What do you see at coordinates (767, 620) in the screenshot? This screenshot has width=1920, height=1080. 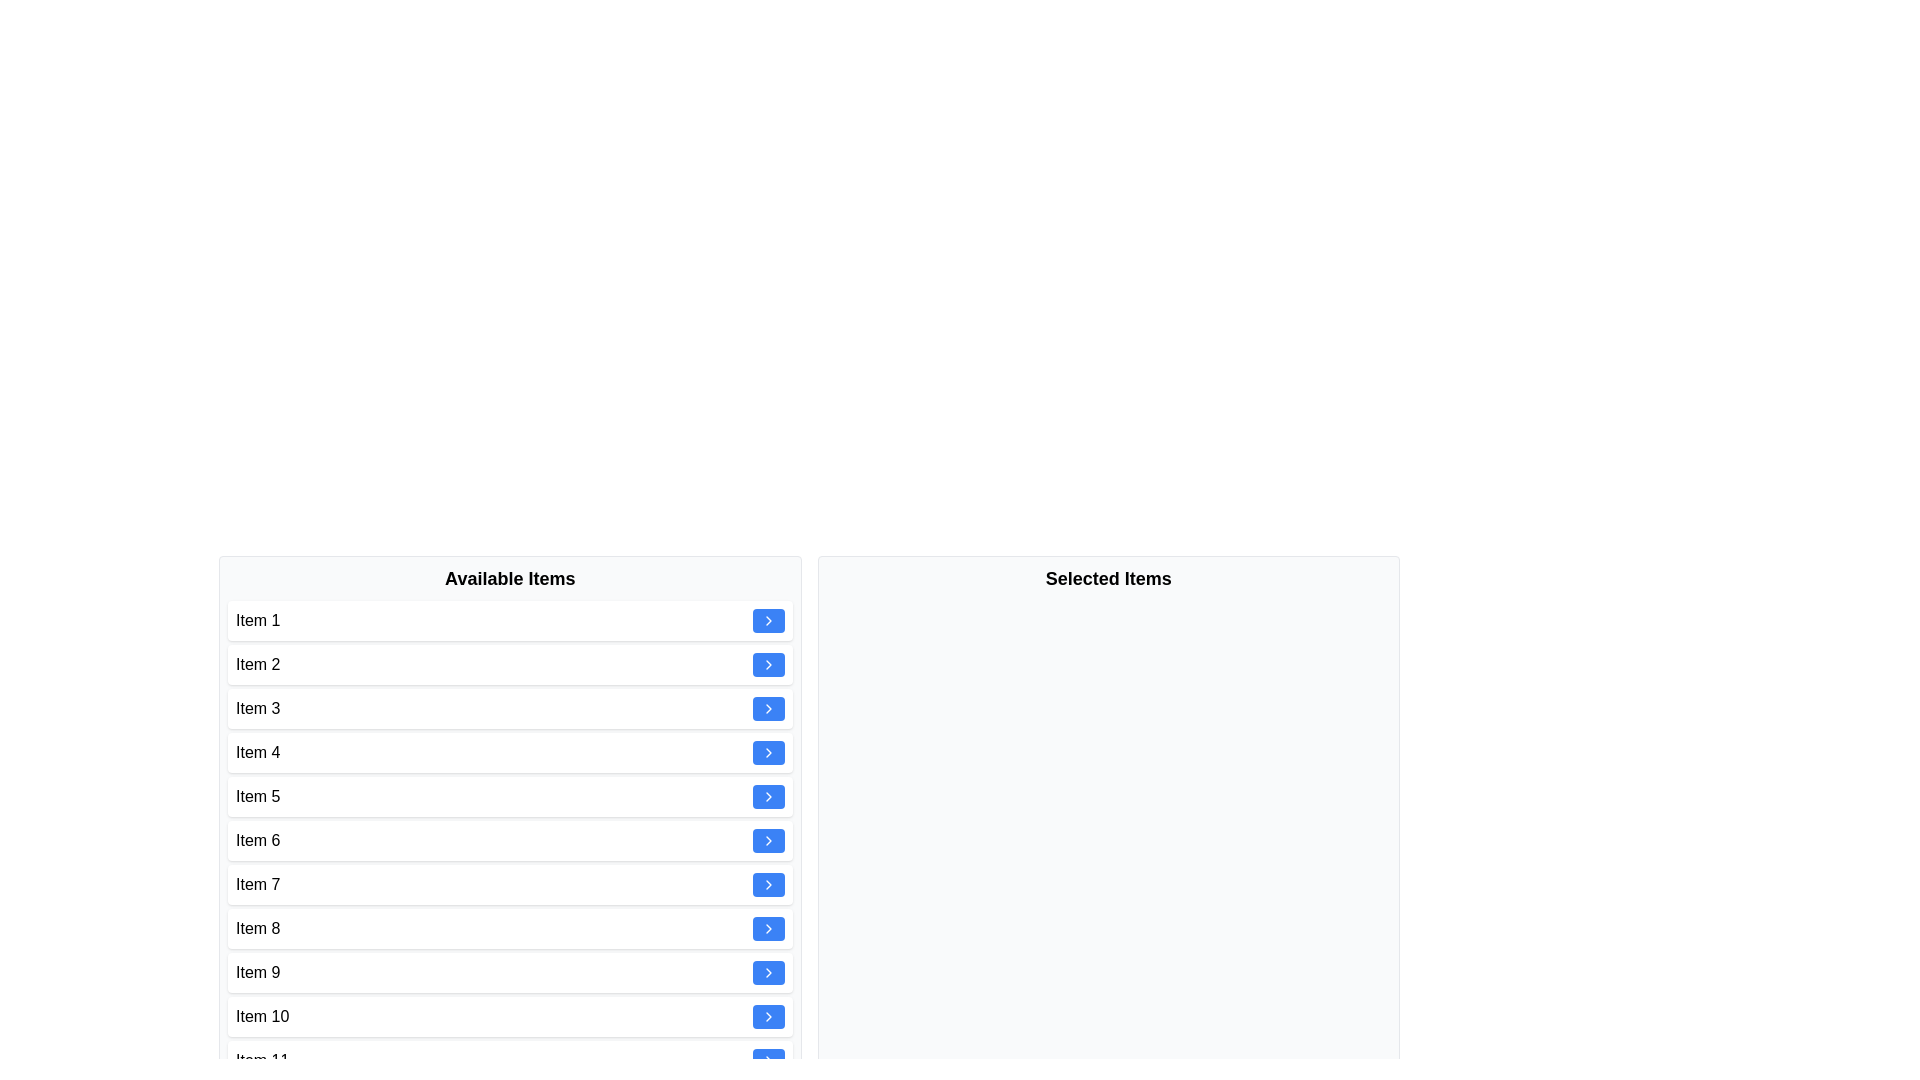 I see `the small triangular arrow icon pointing to the right, which is located inside the blue button in the row for 'Item 1' under 'Available Items'` at bounding box center [767, 620].